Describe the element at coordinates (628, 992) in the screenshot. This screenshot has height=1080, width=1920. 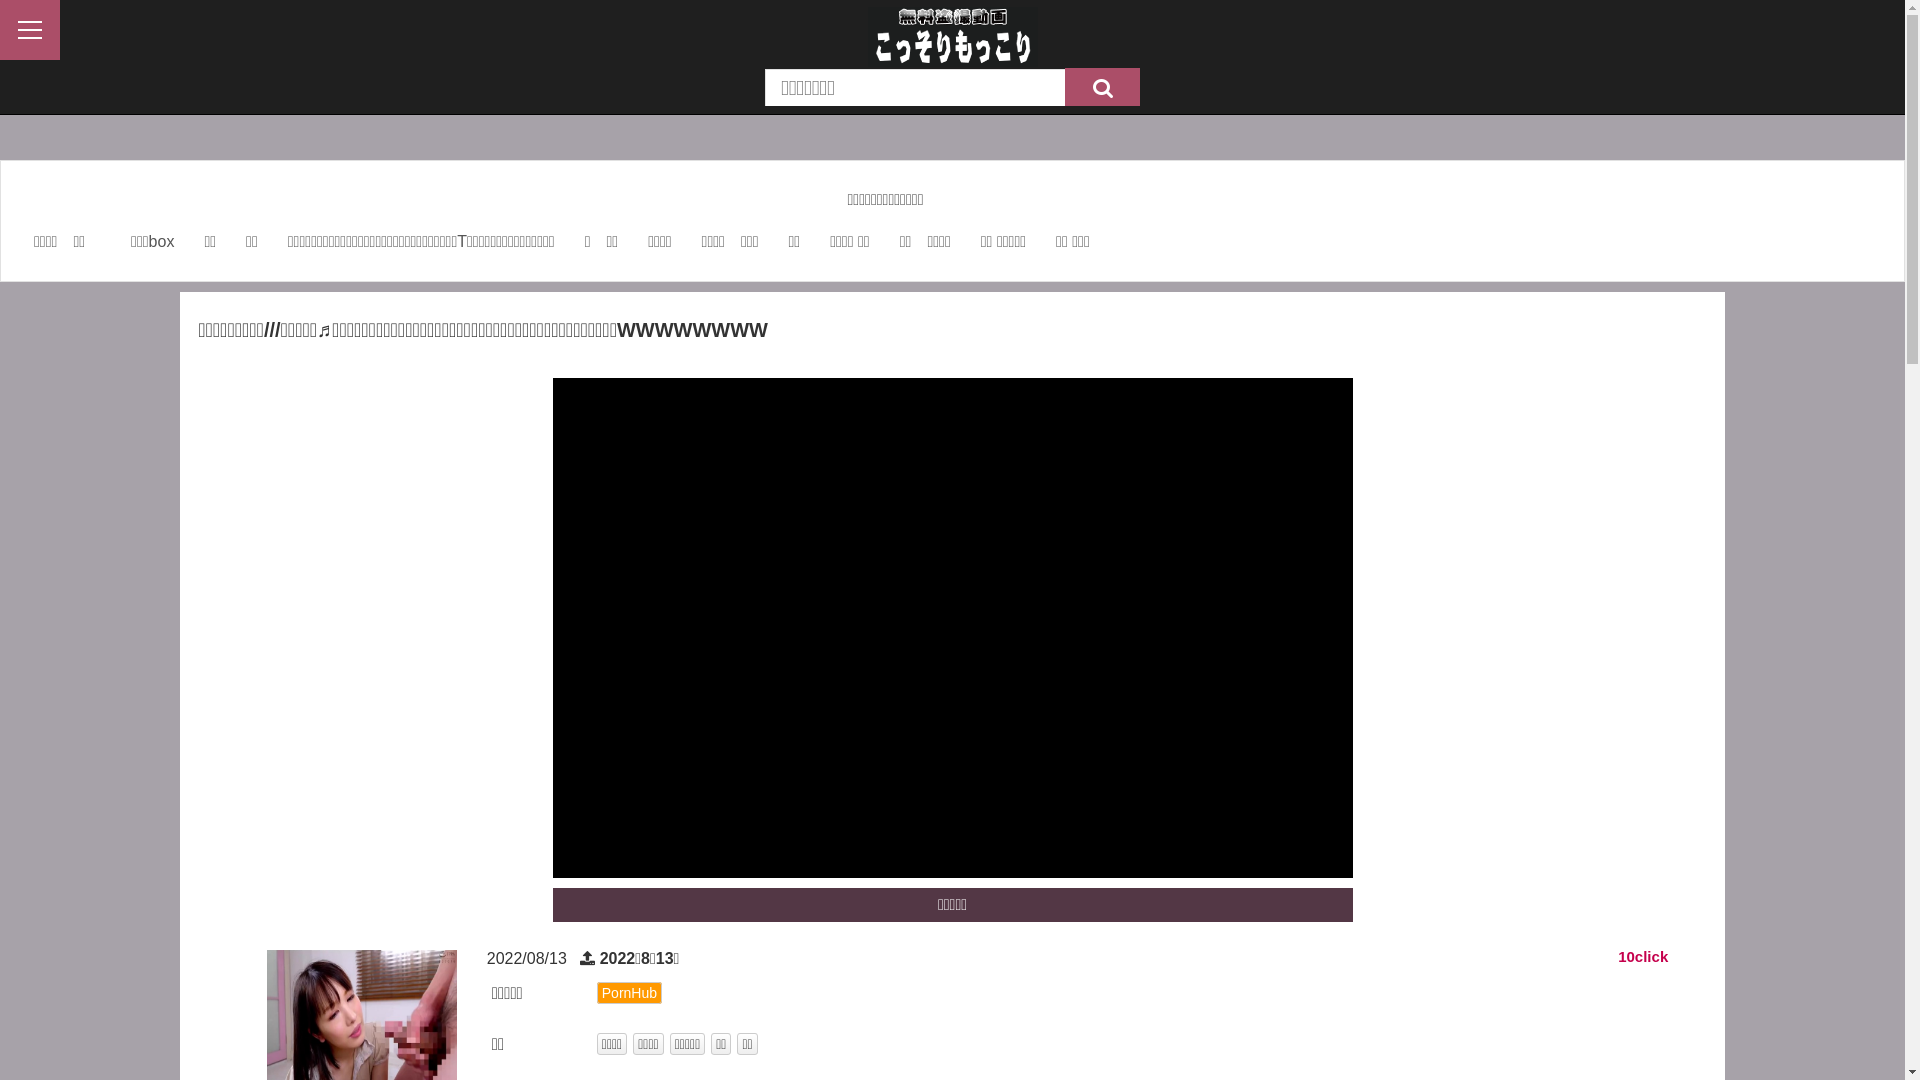
I see `'PornHub'` at that location.